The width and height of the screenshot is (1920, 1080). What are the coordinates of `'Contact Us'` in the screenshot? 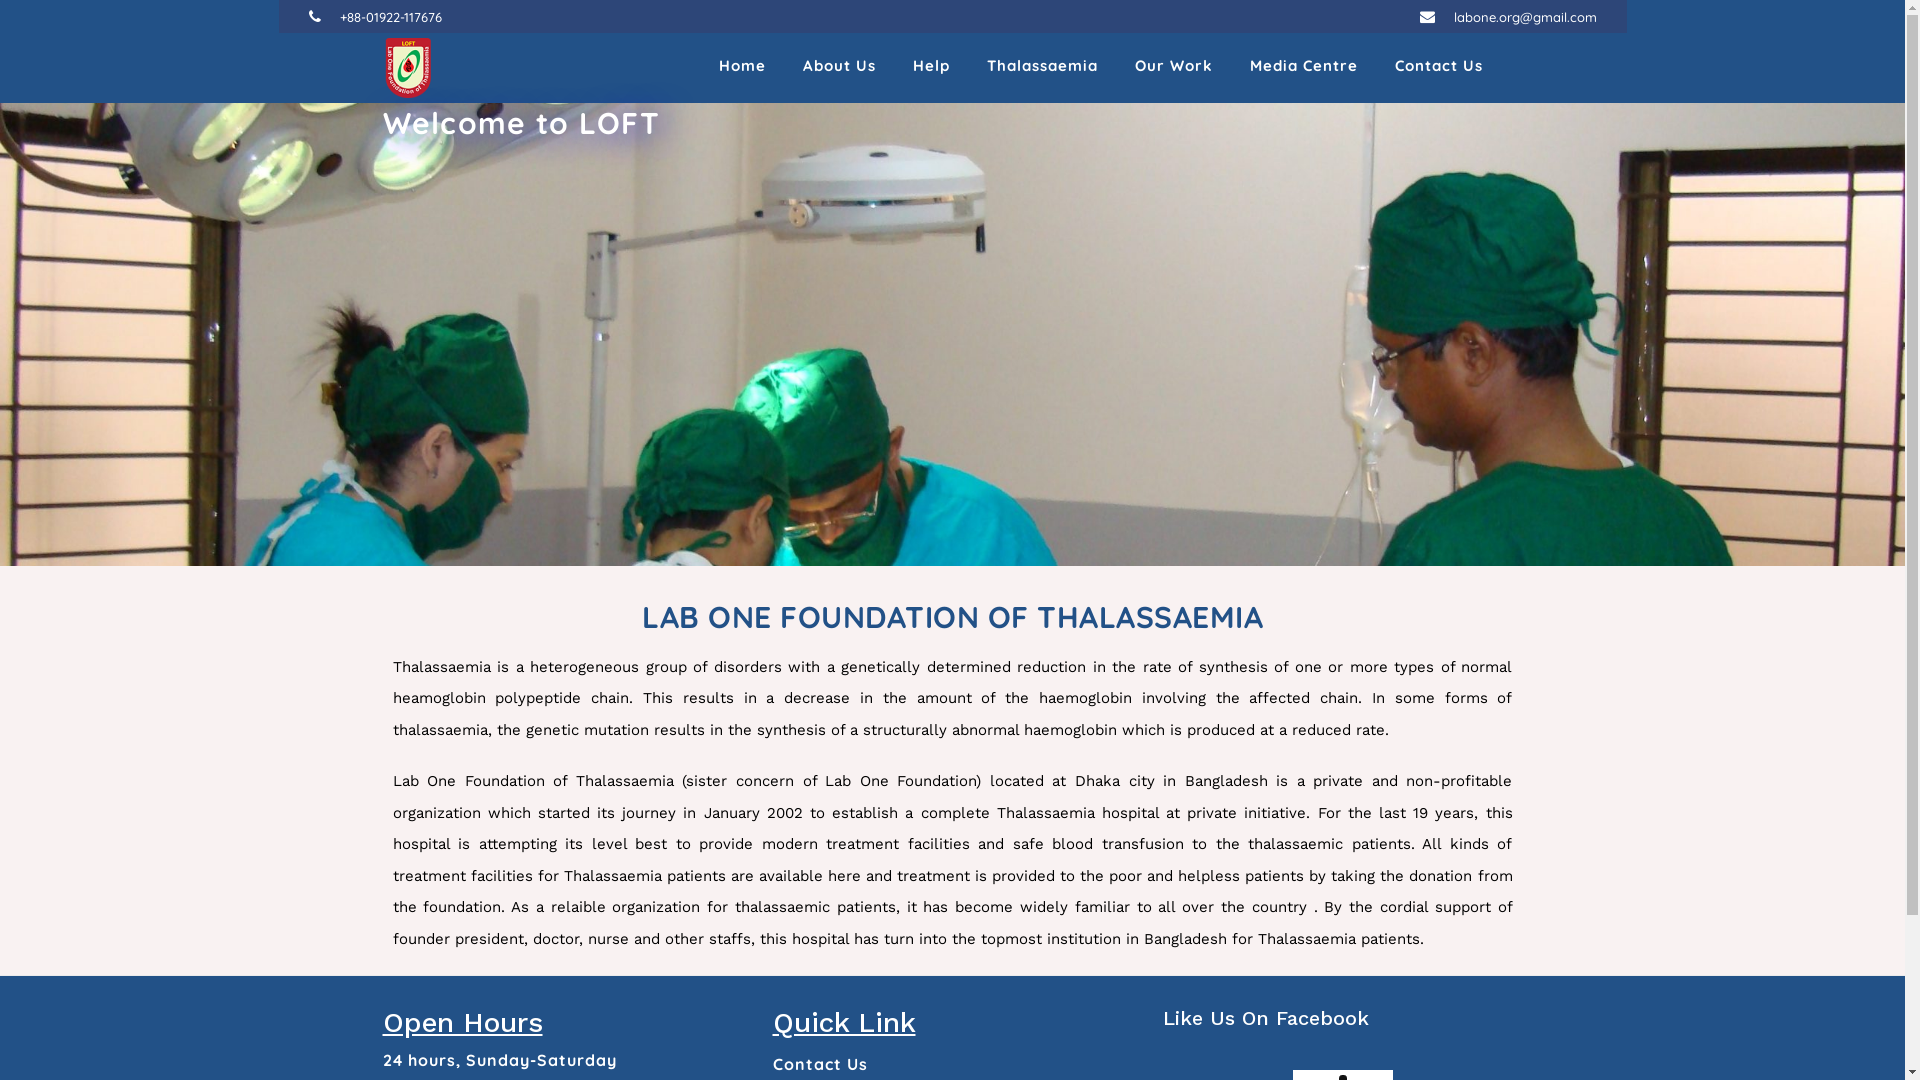 It's located at (819, 1063).